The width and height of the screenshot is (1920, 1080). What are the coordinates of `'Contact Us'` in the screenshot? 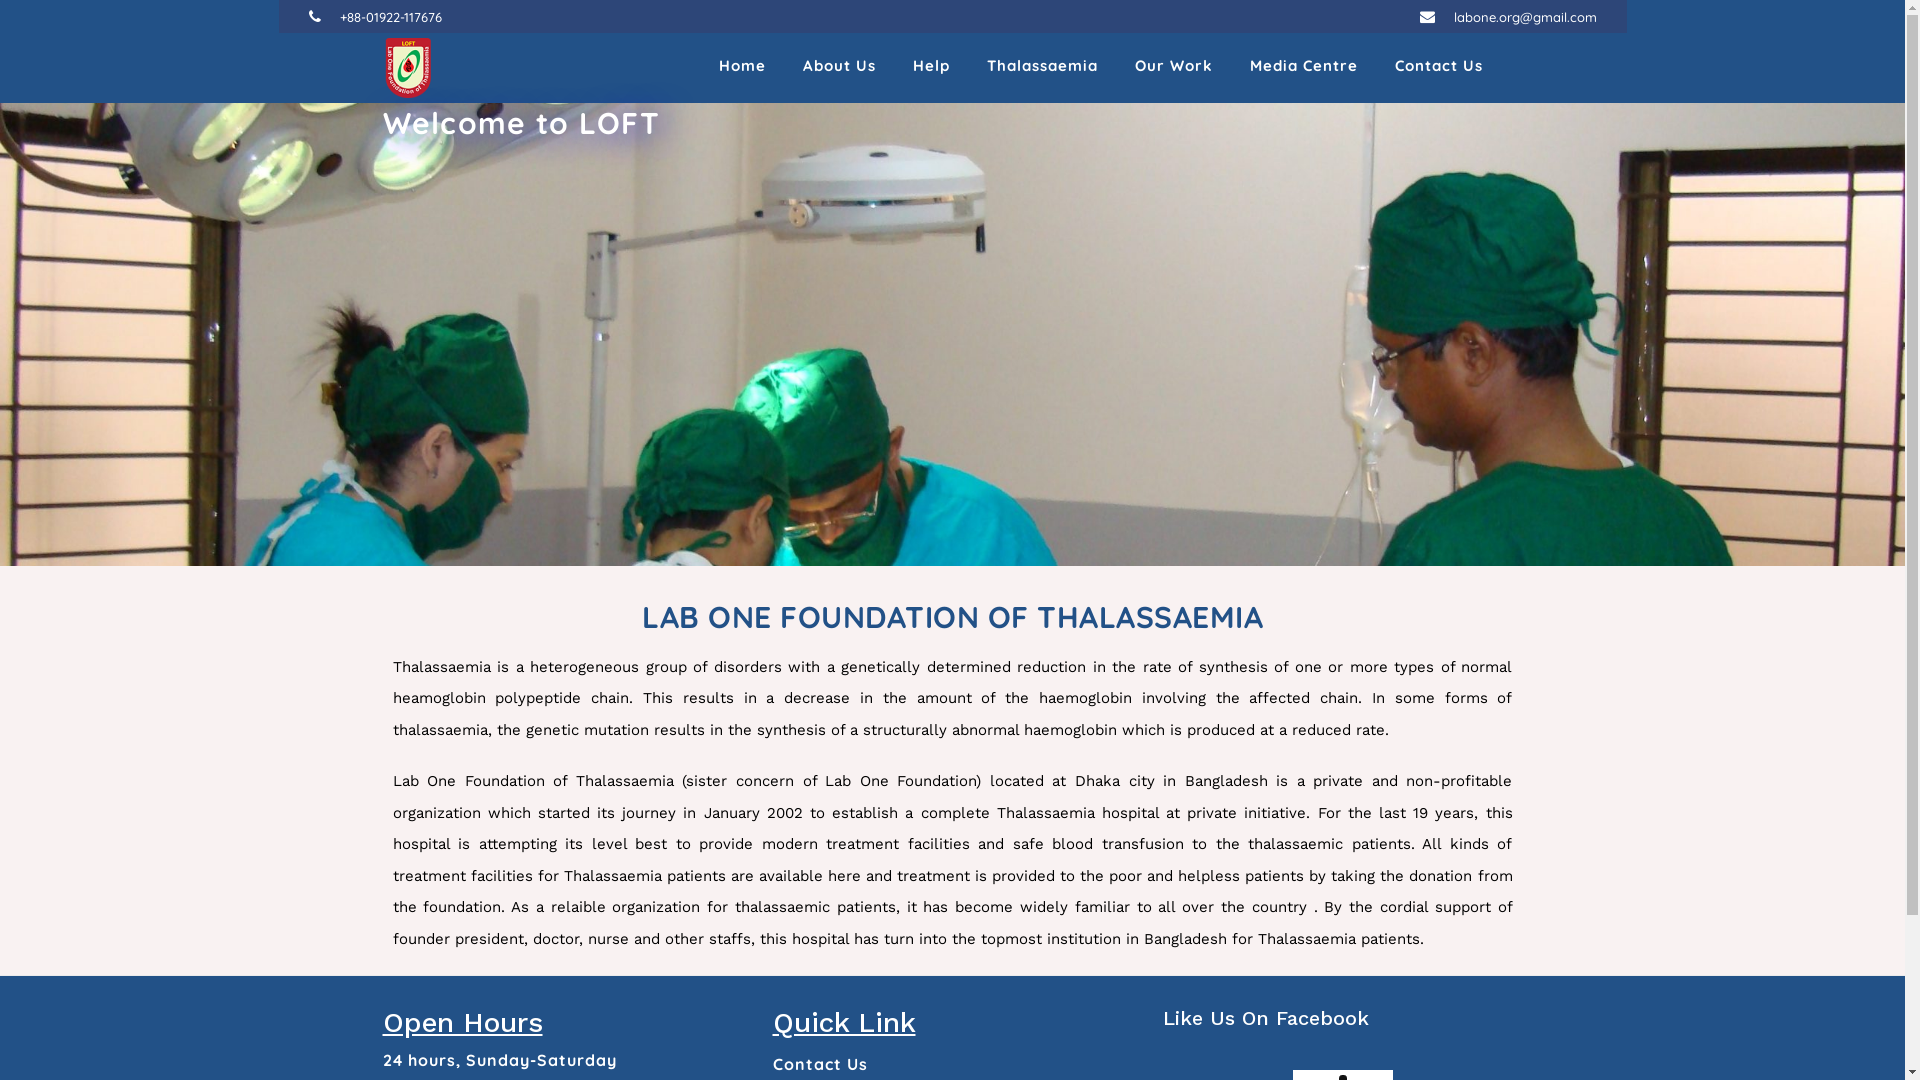 It's located at (819, 1063).